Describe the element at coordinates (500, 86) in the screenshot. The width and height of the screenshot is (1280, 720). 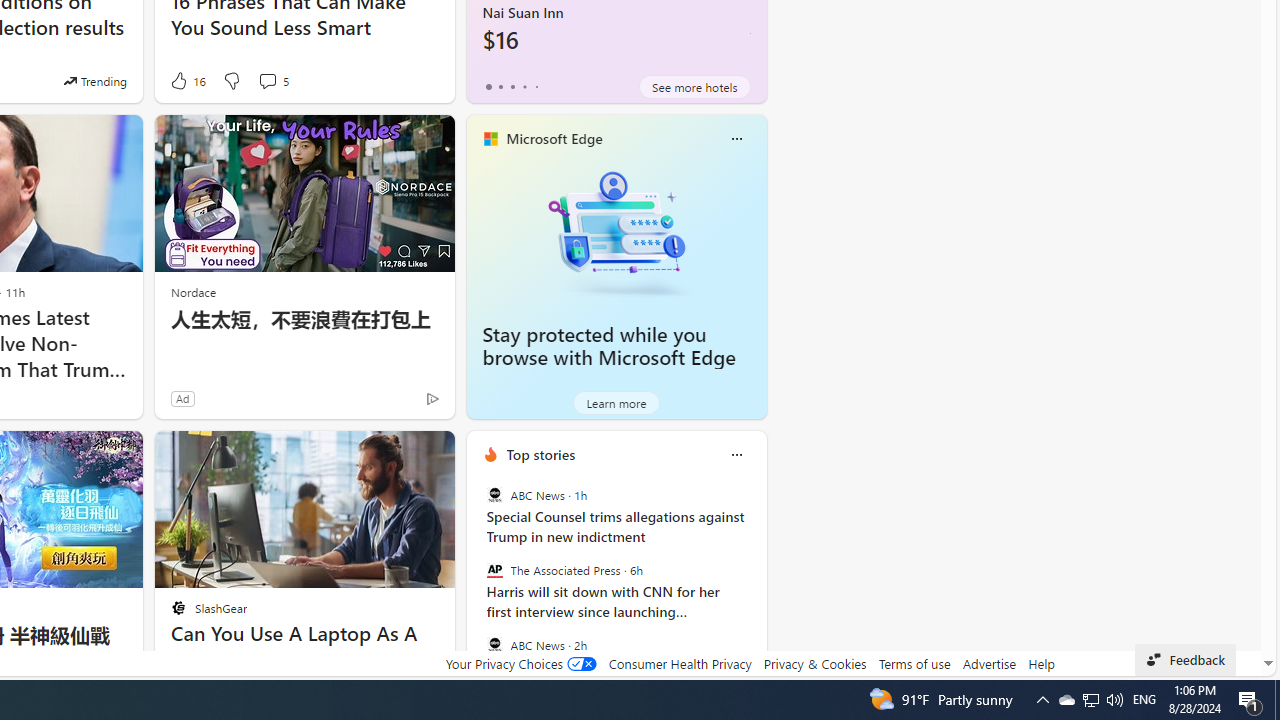
I see `'tab-1'` at that location.